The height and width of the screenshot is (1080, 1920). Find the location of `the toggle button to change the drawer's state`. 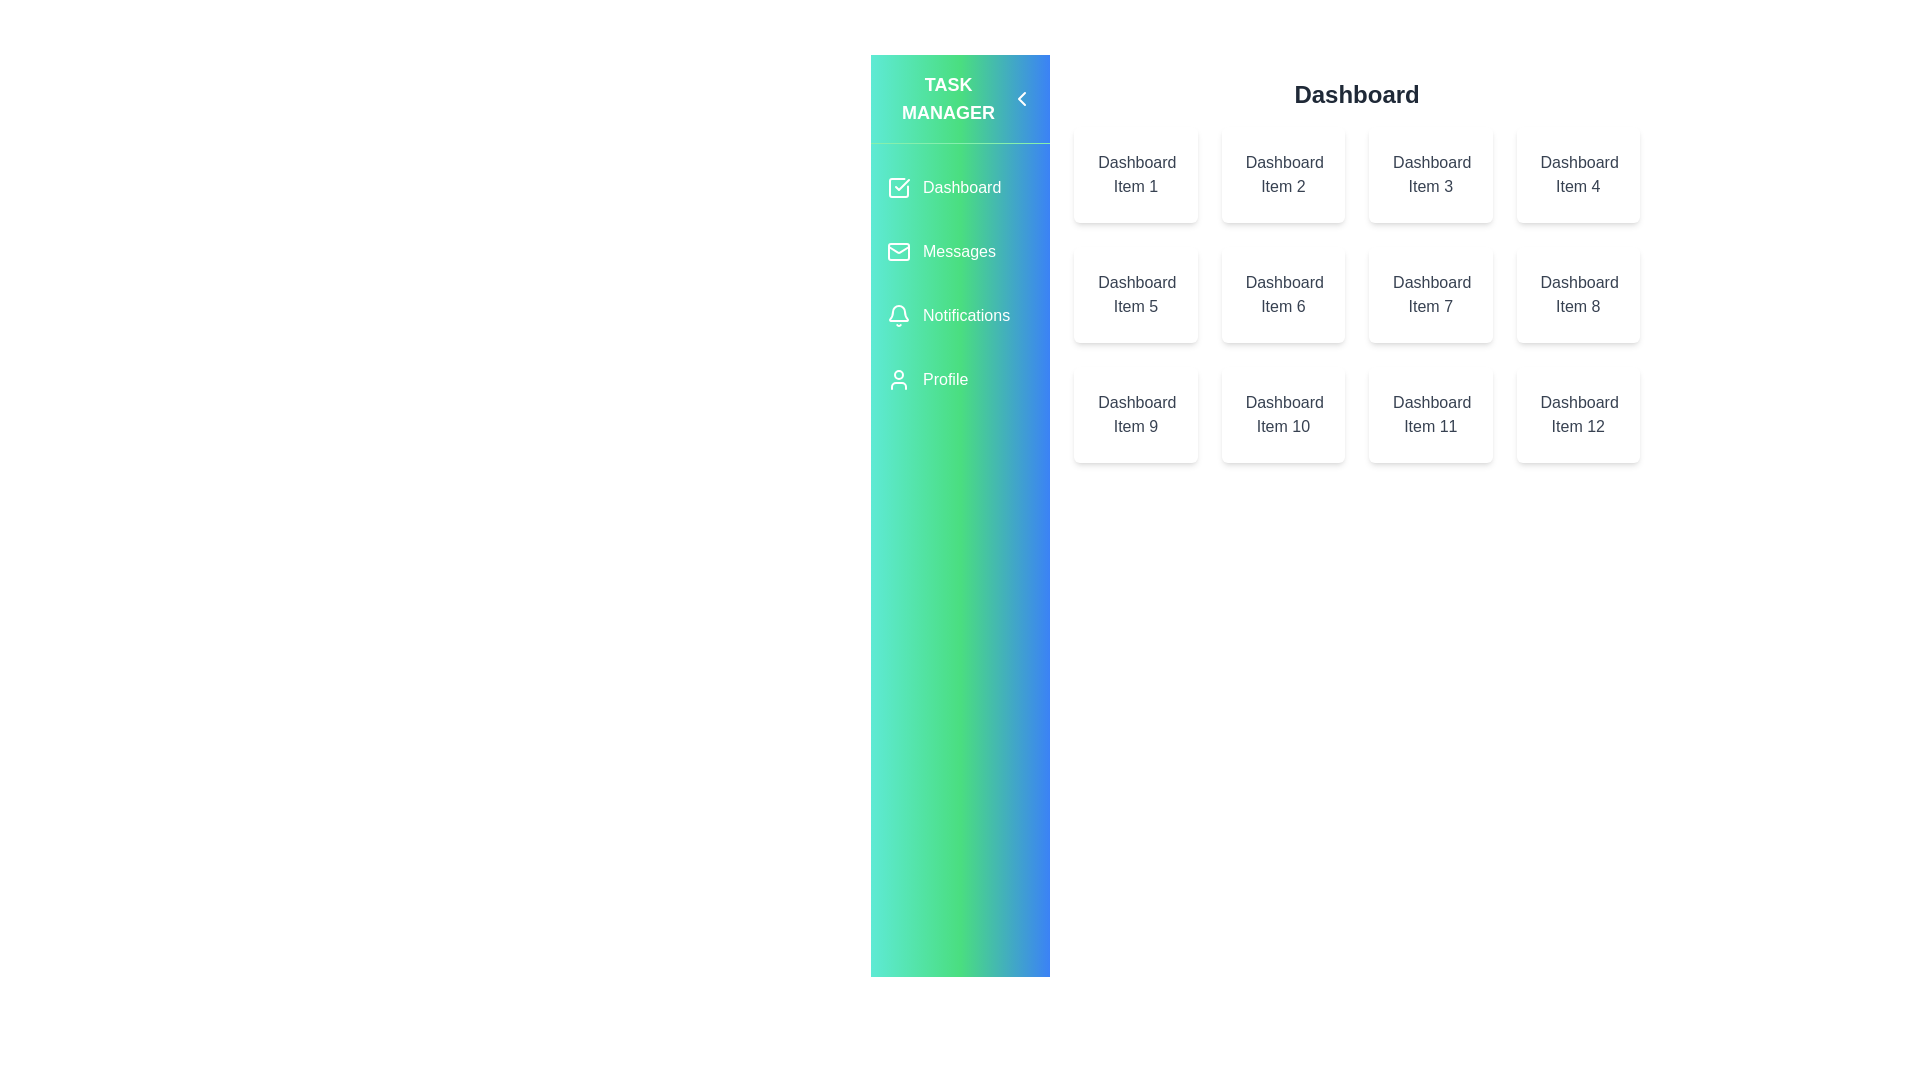

the toggle button to change the drawer's state is located at coordinates (1022, 99).